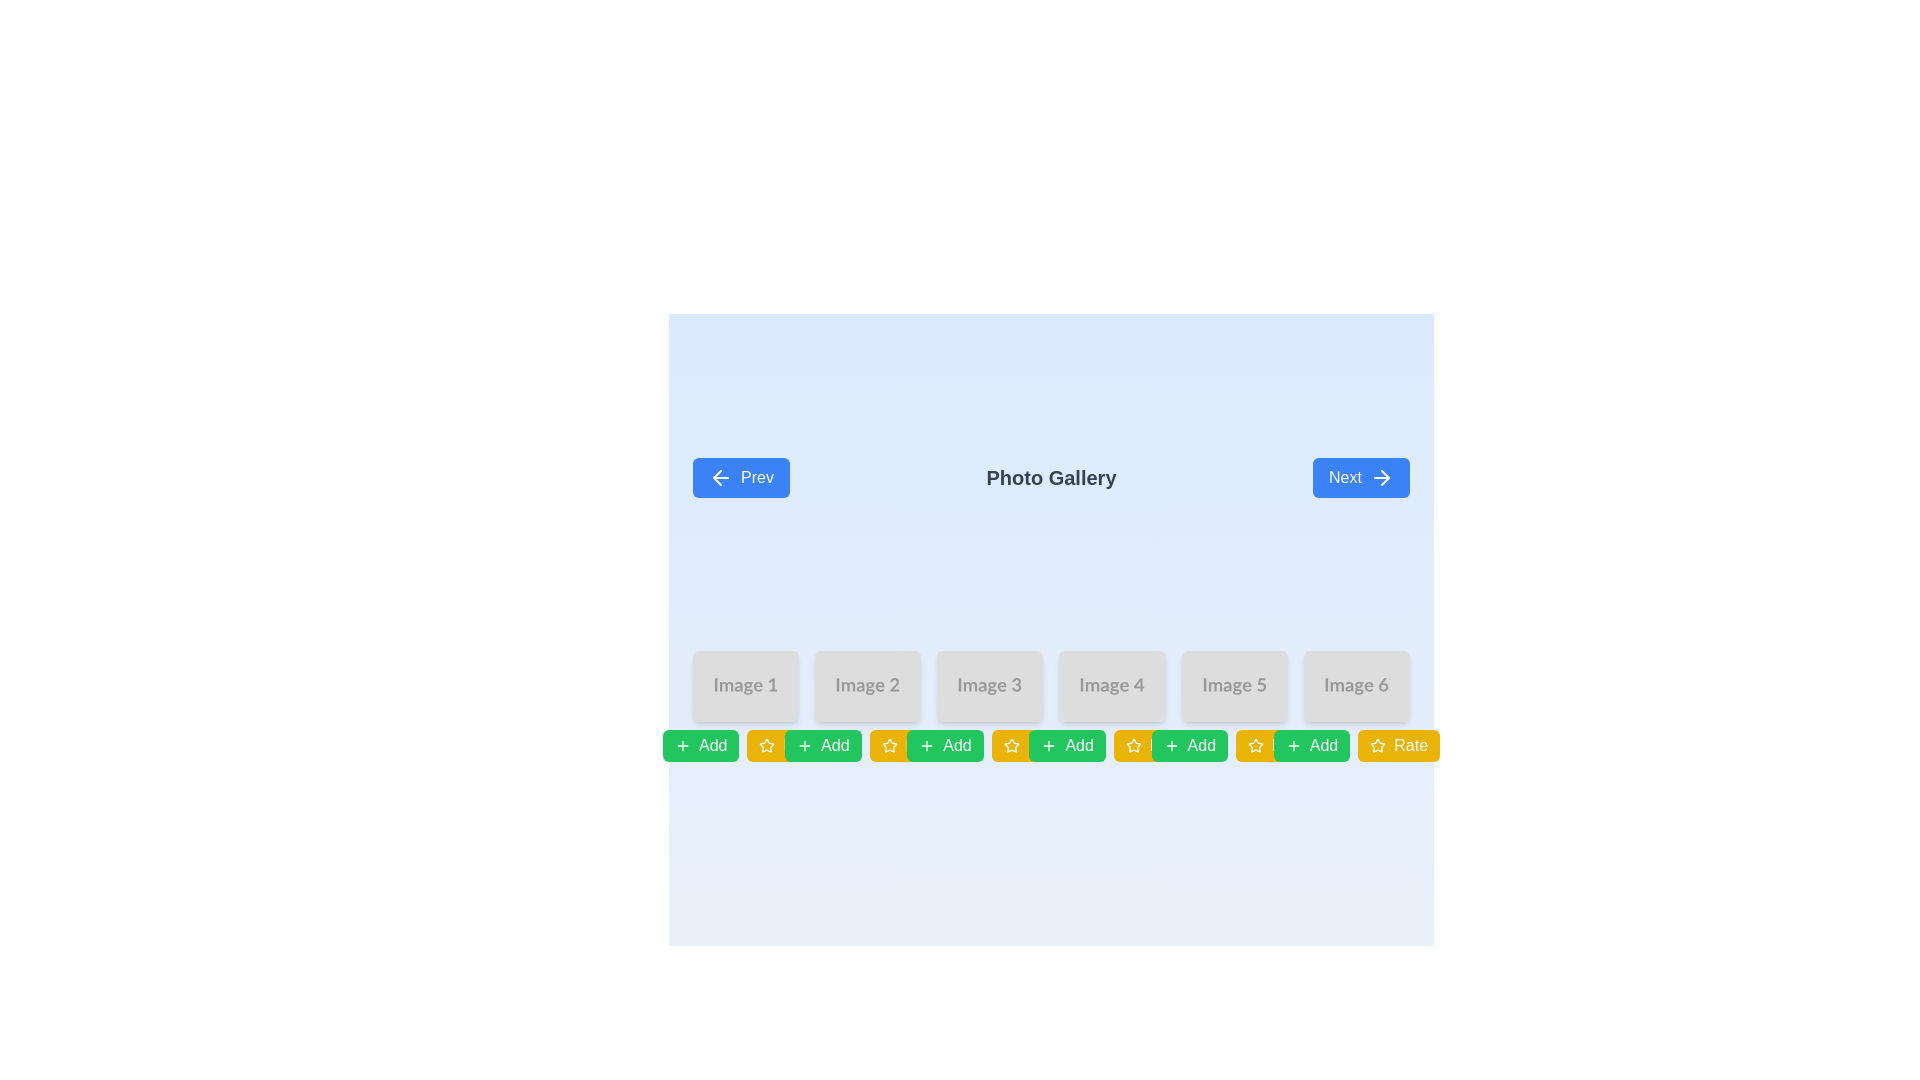 Image resolution: width=1920 pixels, height=1080 pixels. I want to click on the rectangular yellow button labeled 'Rate' with rounded corners and a star icon to rate the item, so click(787, 745).